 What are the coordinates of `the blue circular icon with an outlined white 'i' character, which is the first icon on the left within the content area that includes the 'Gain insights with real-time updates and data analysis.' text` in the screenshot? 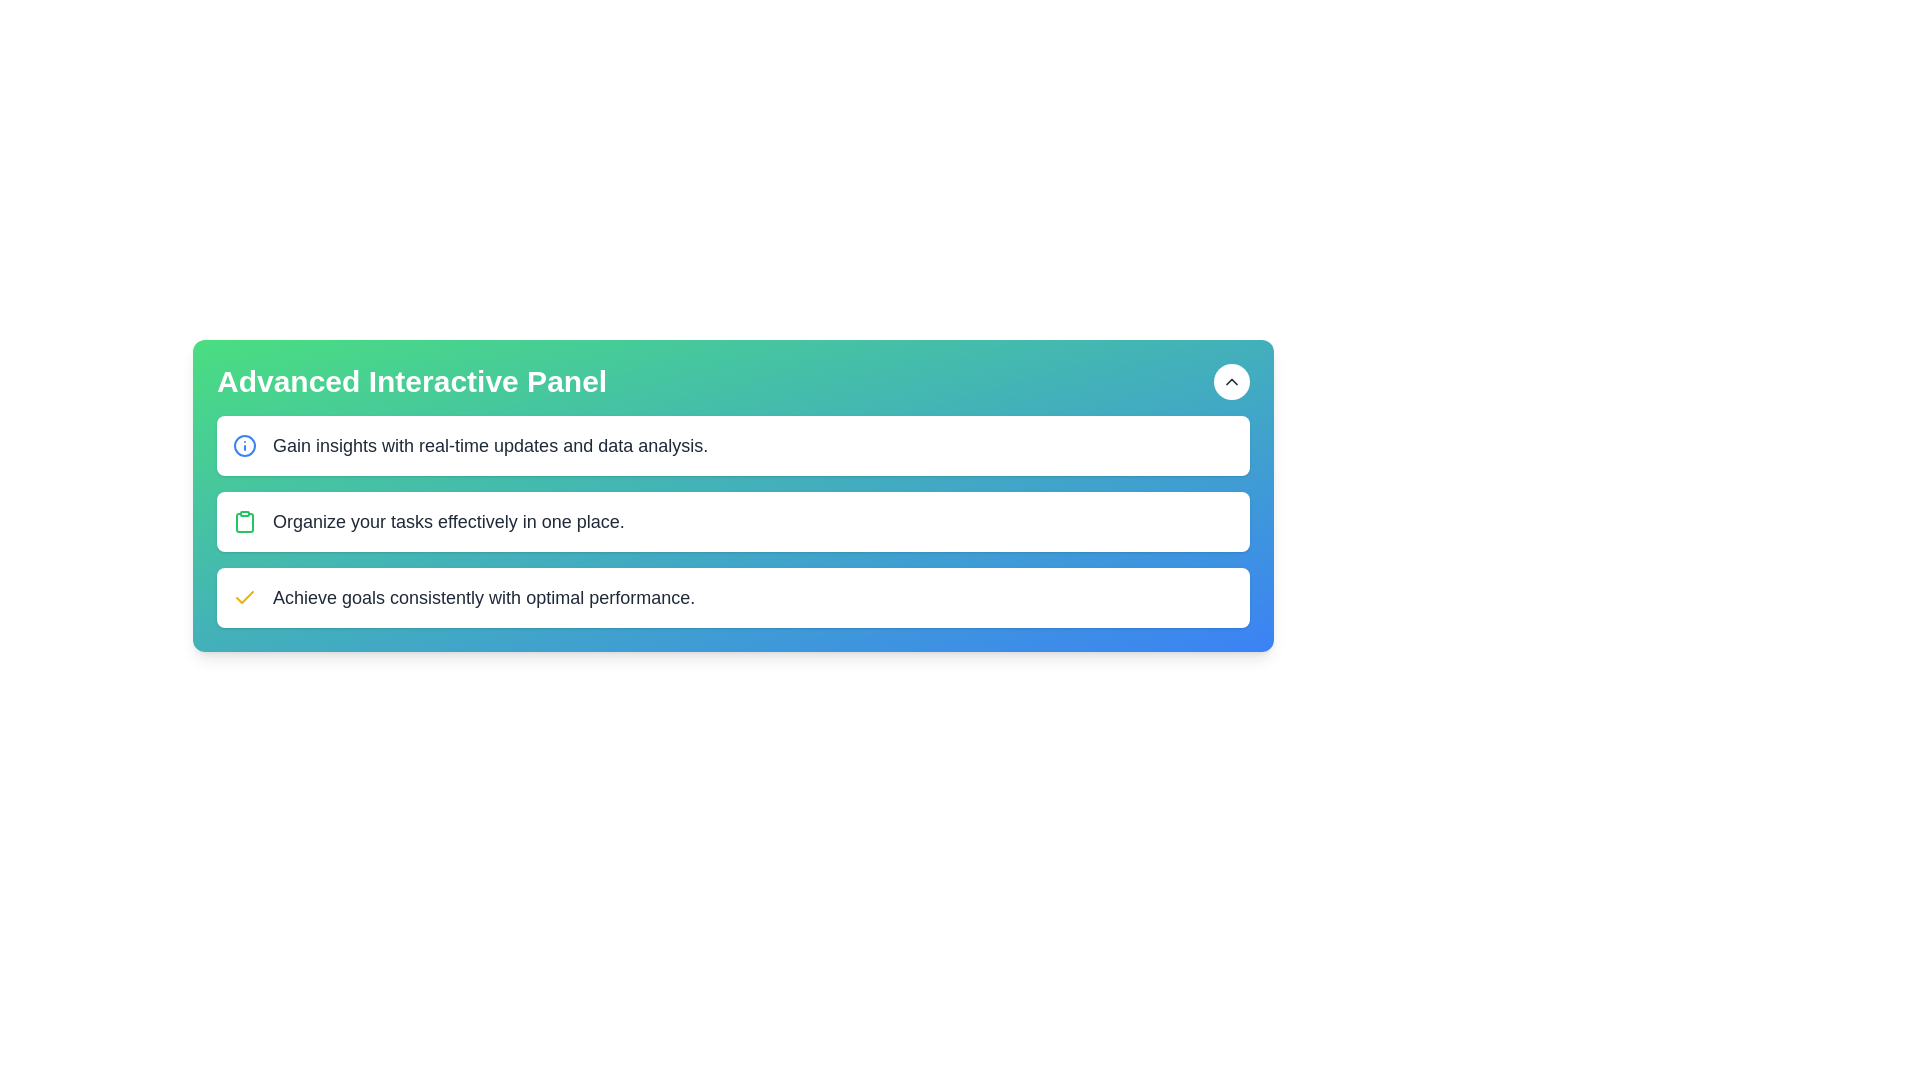 It's located at (243, 445).